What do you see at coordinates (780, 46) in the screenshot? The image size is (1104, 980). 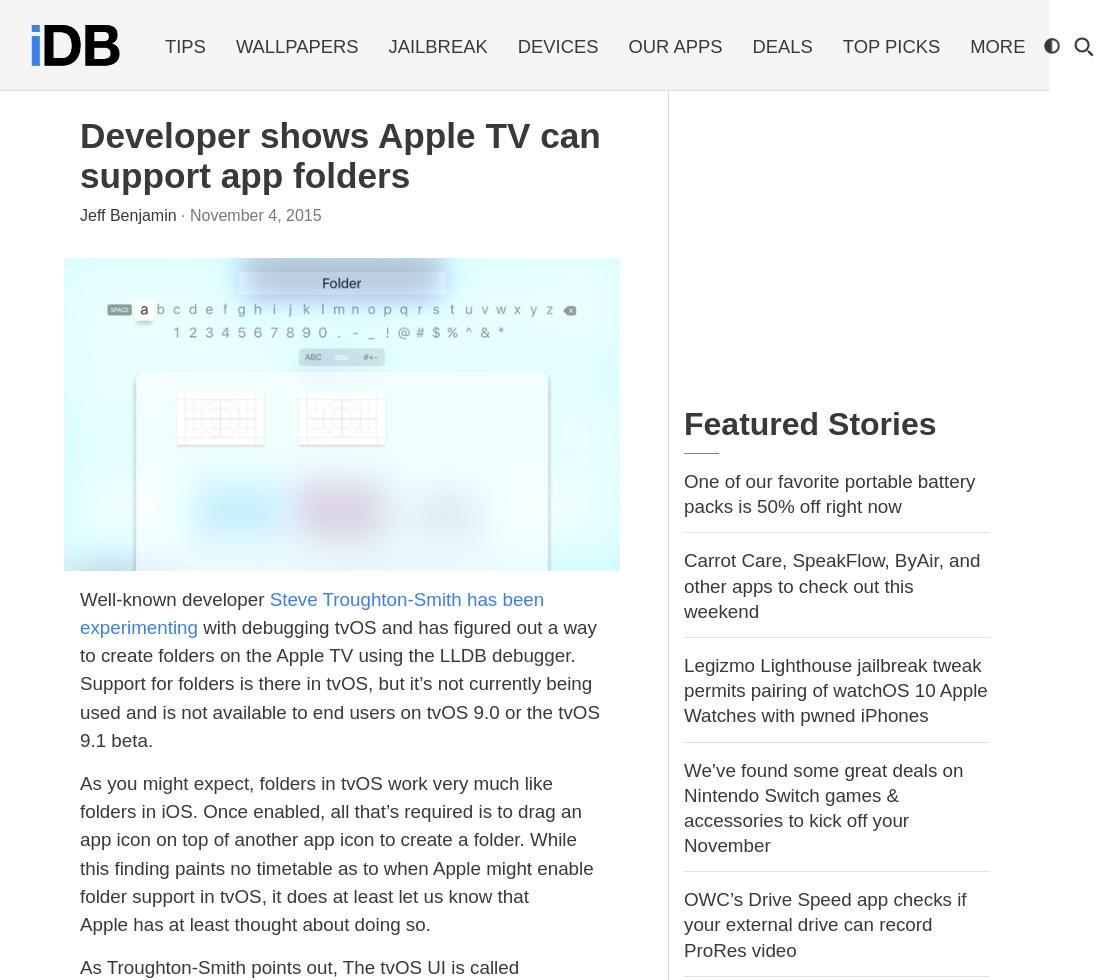 I see `'Deals'` at bounding box center [780, 46].